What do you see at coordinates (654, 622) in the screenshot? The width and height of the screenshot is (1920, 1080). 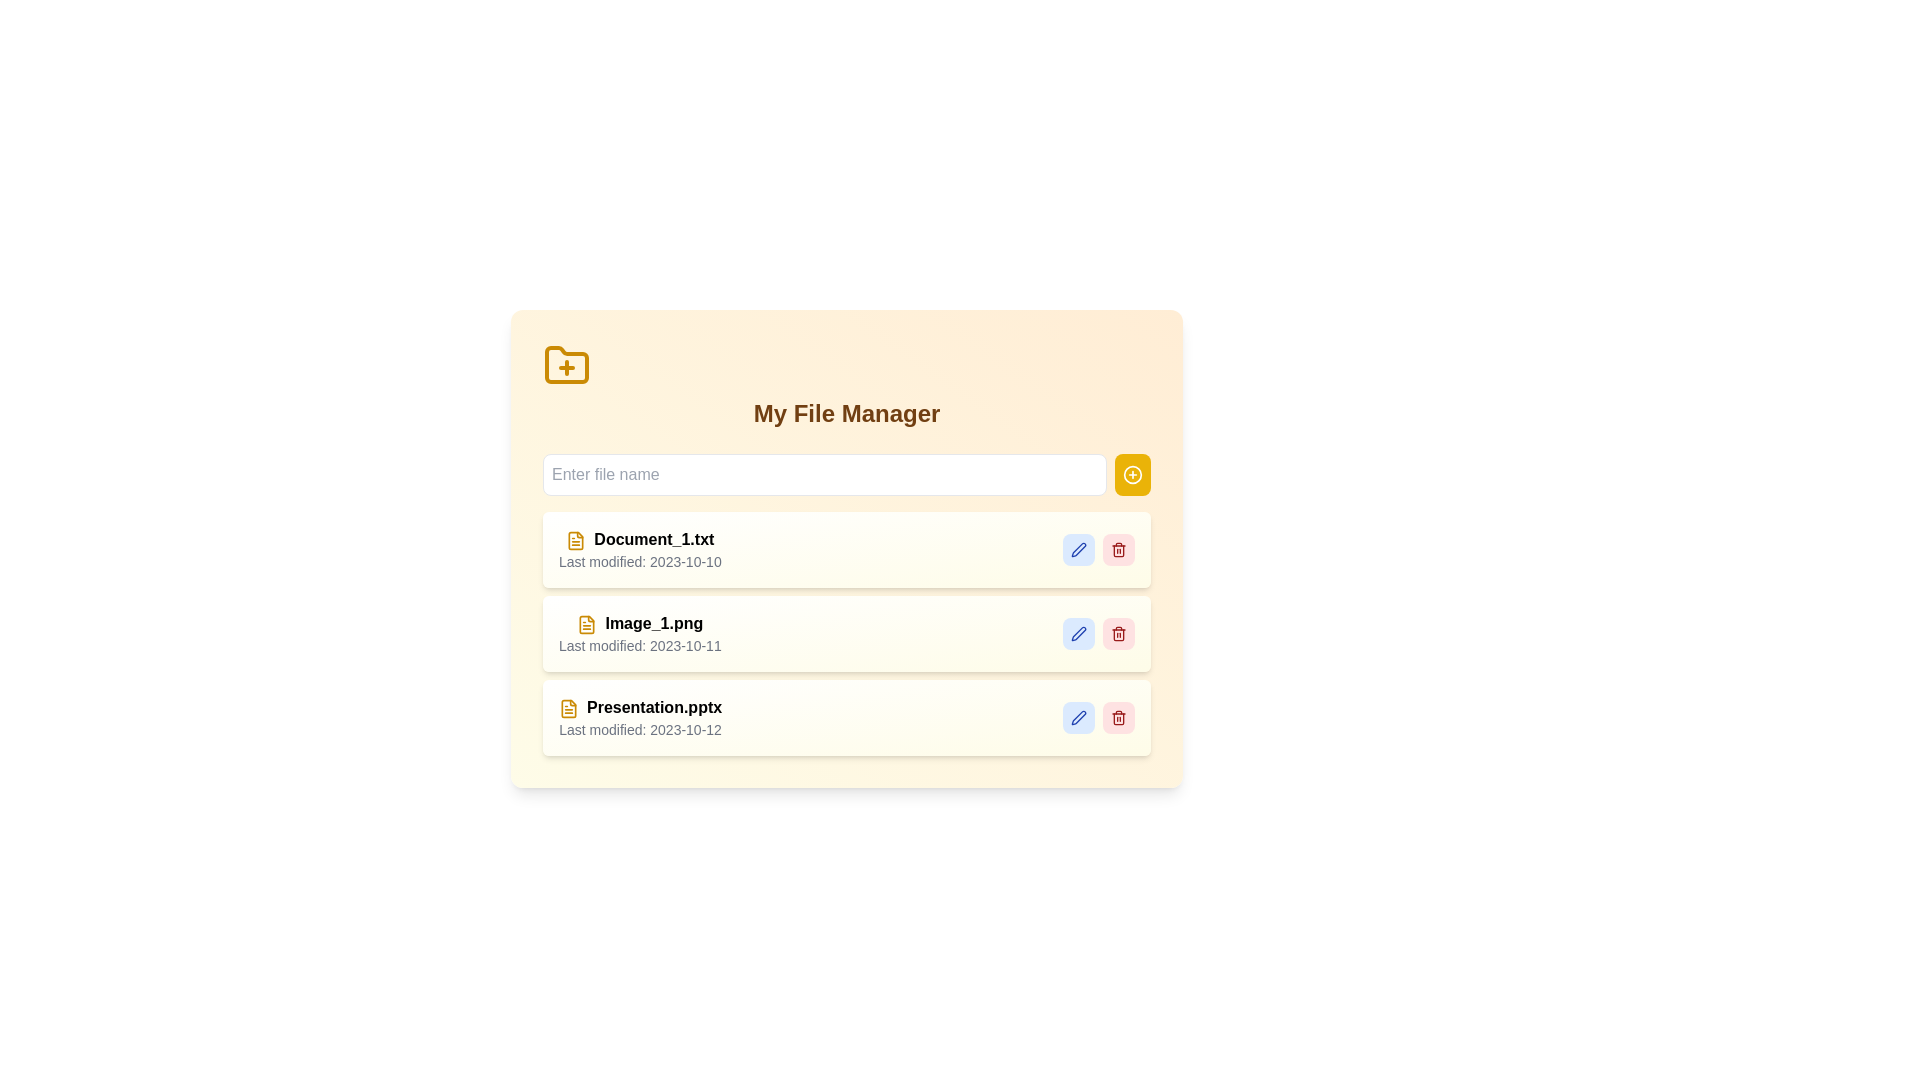 I see `the File label element representing the second item` at bounding box center [654, 622].